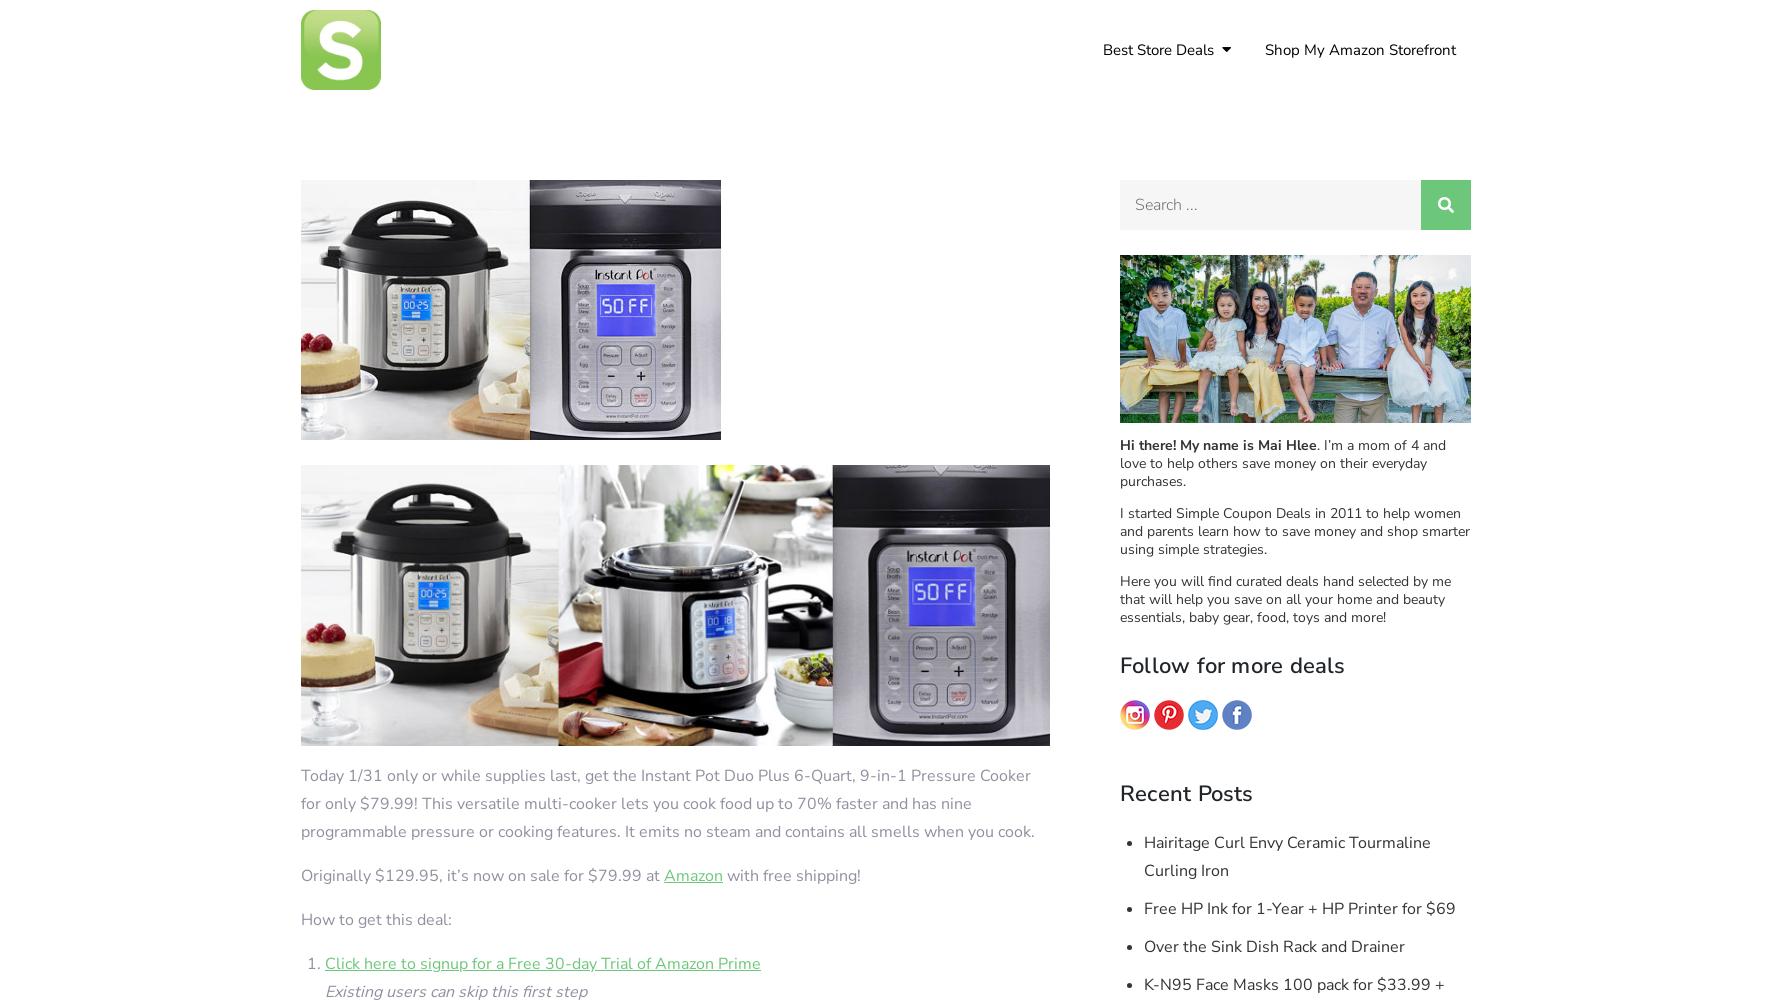 This screenshot has height=1000, width=1772. What do you see at coordinates (1232, 665) in the screenshot?
I see `'Follow for more deals'` at bounding box center [1232, 665].